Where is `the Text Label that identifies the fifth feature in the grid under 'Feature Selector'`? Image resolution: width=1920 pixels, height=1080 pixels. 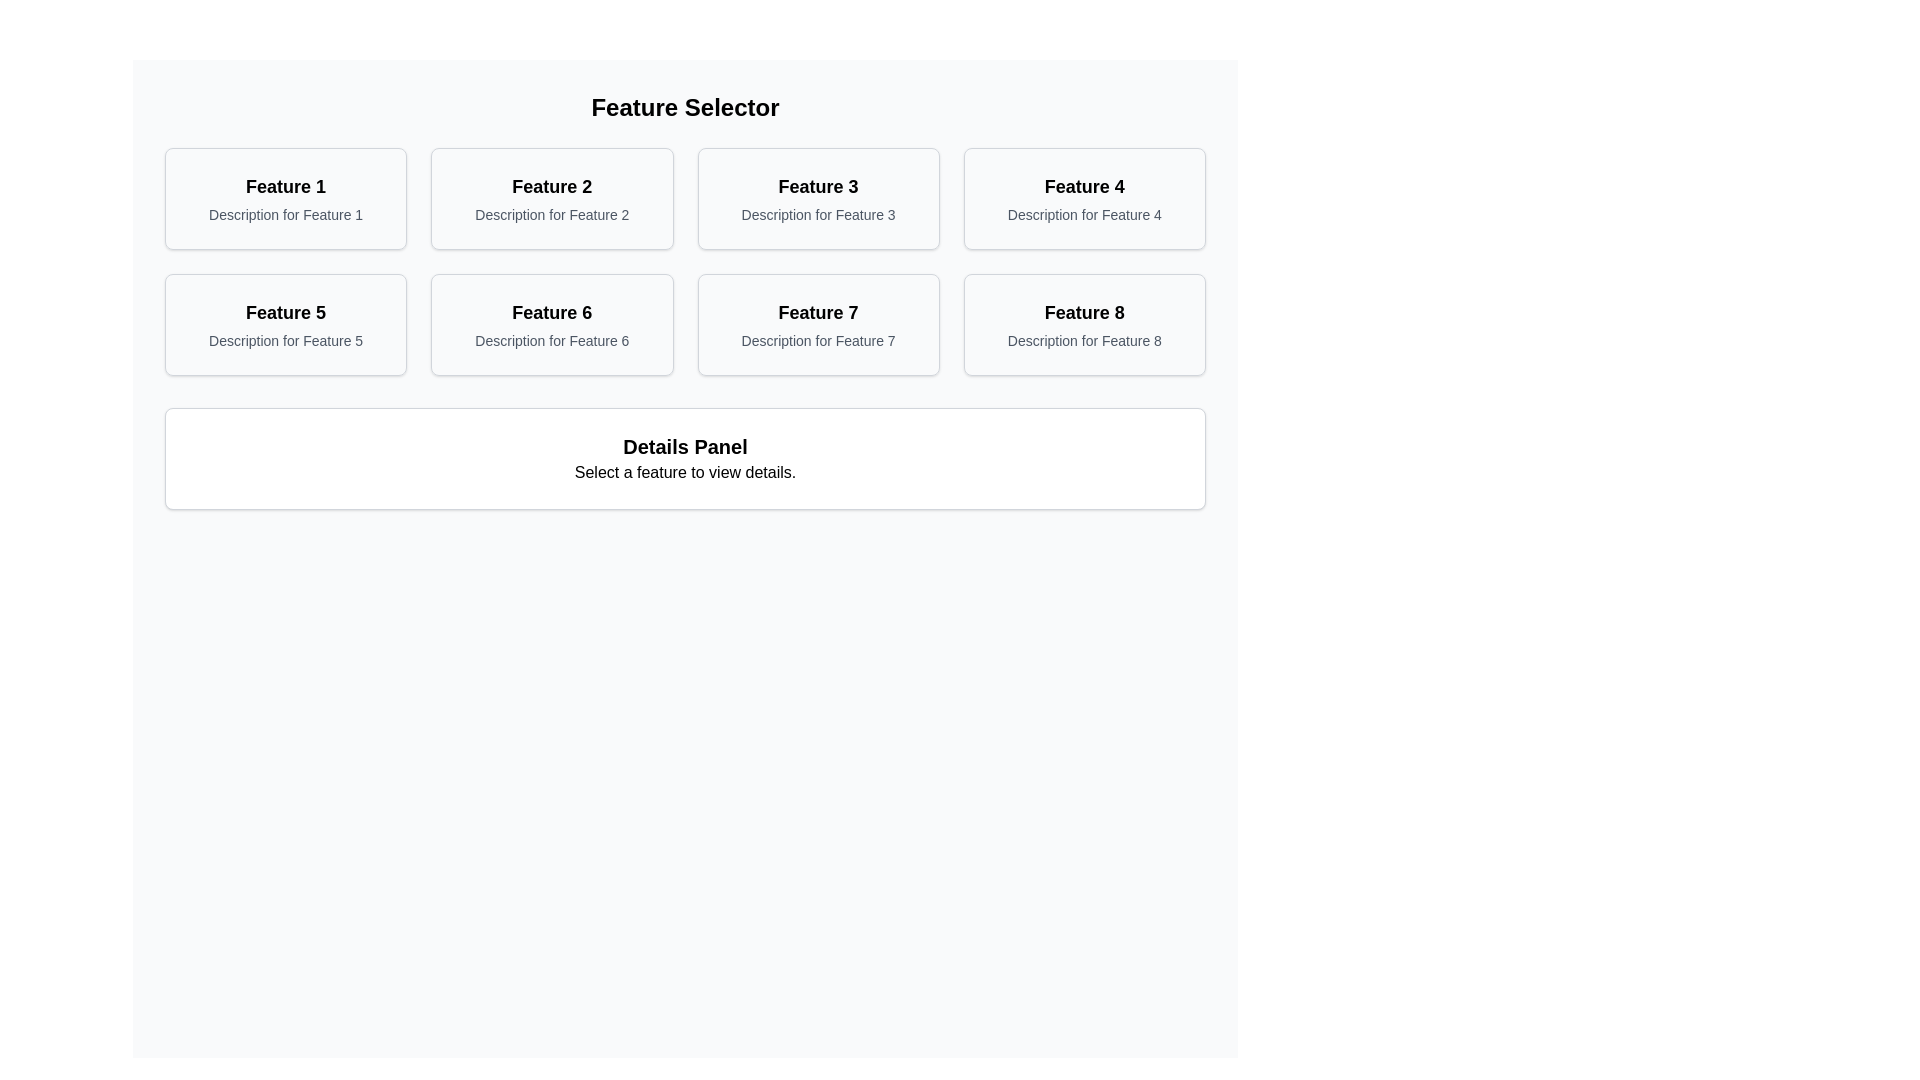 the Text Label that identifies the fifth feature in the grid under 'Feature Selector' is located at coordinates (285, 312).